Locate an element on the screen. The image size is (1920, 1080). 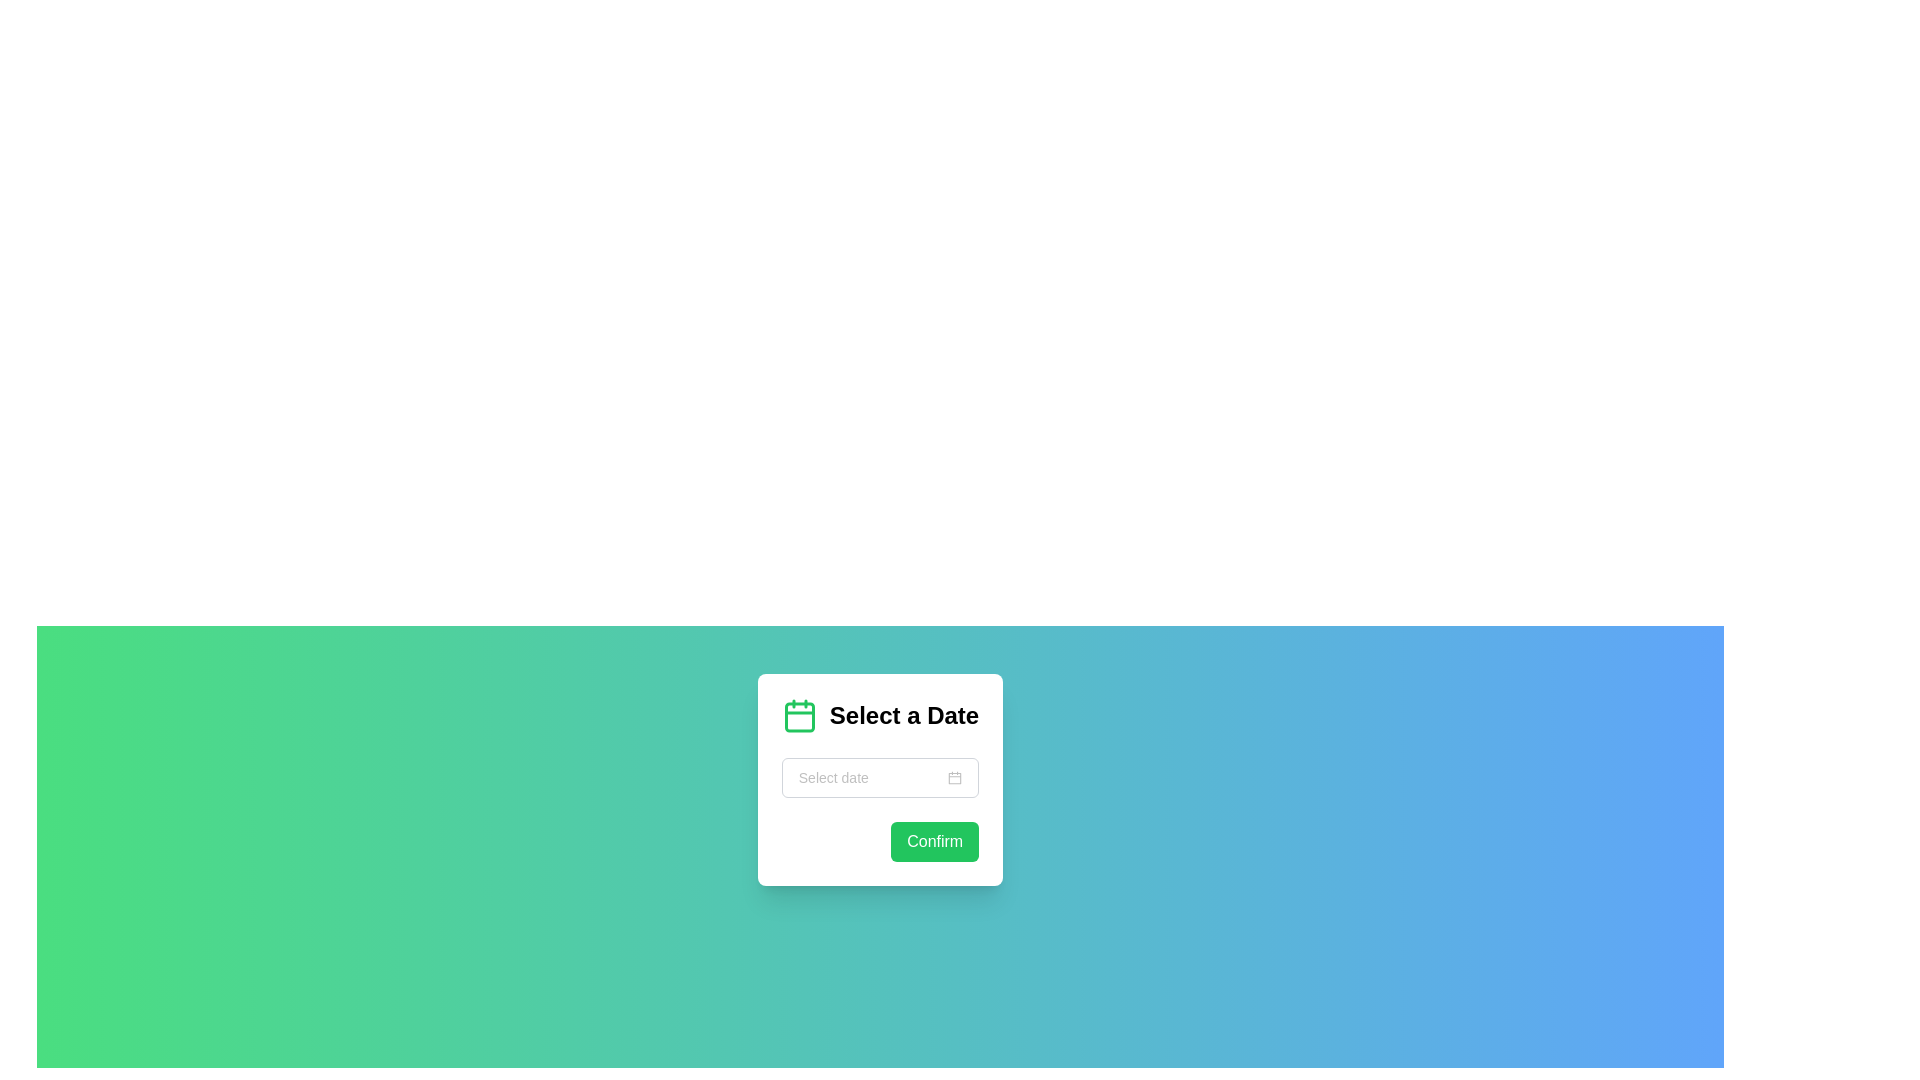
the minimalistic gray calendar icon located to the far right of the date input box is located at coordinates (954, 777).